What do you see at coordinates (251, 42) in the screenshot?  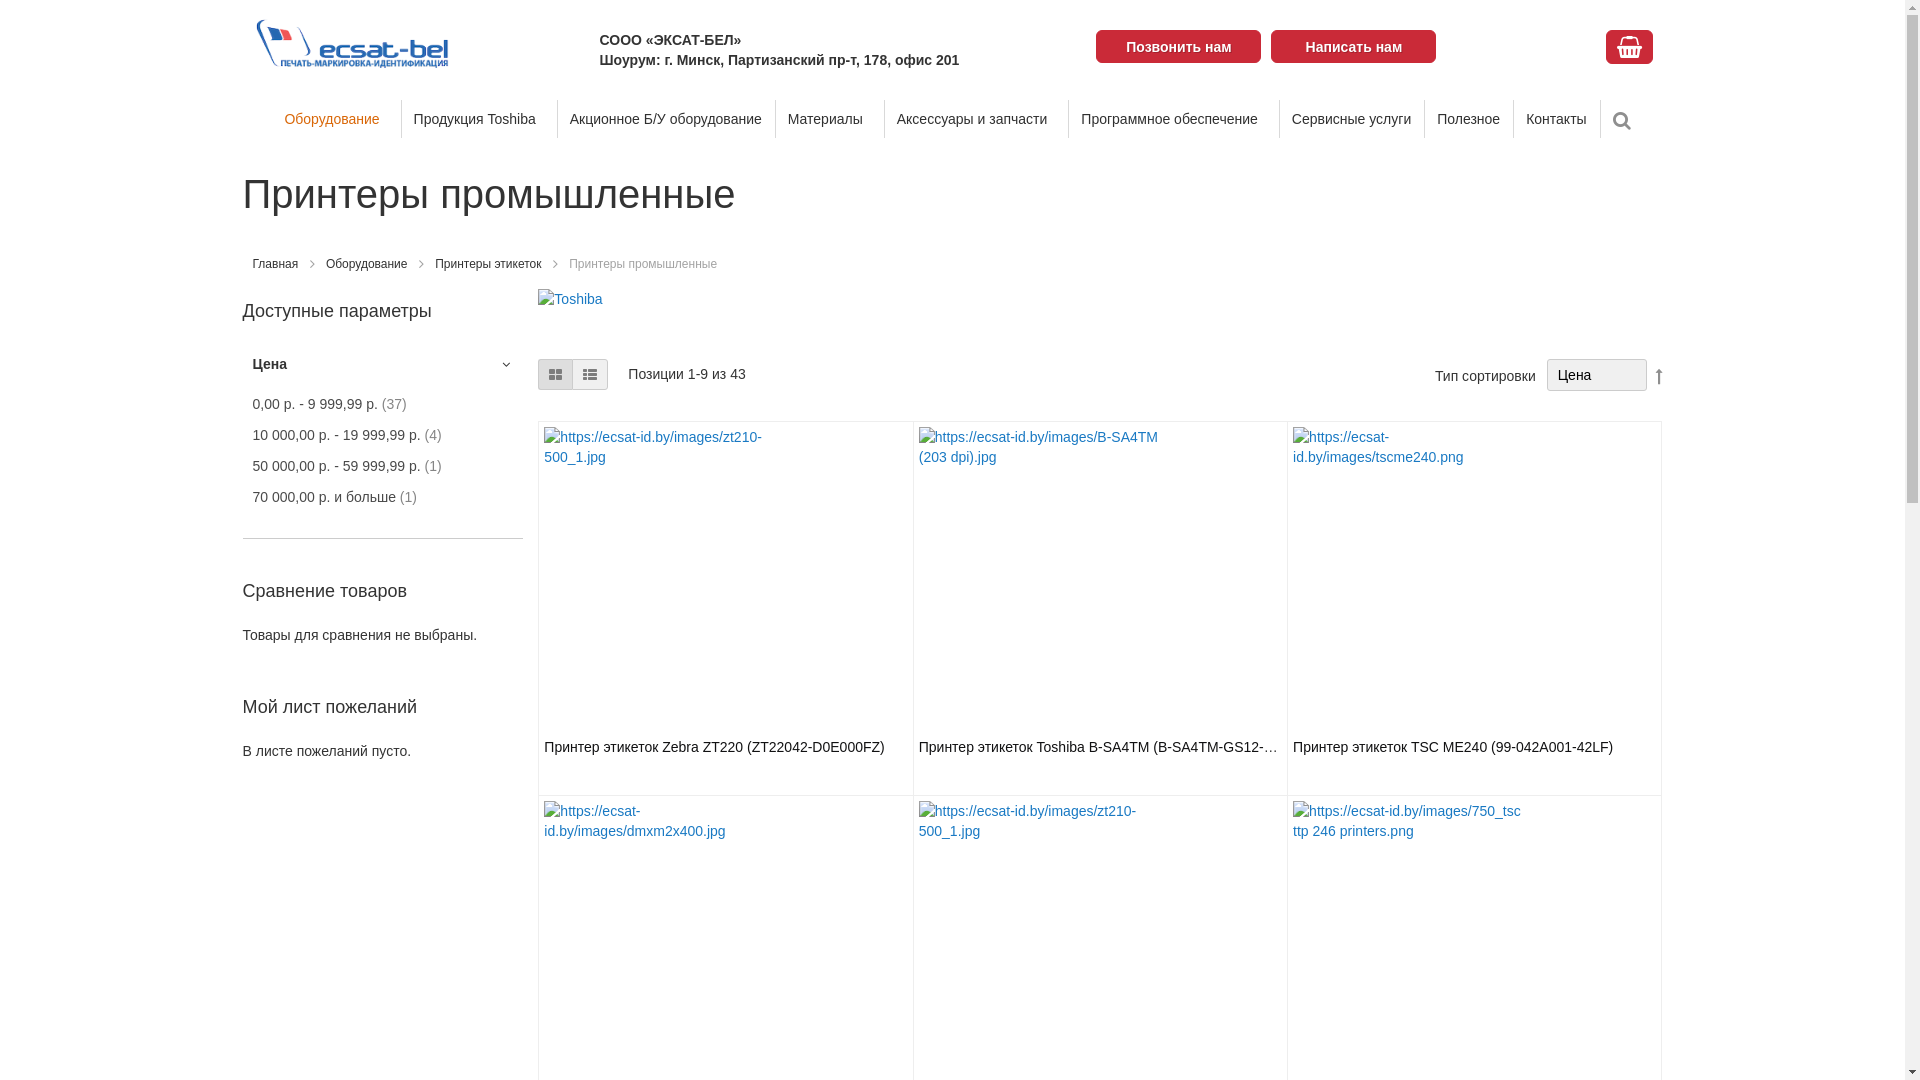 I see `'Ecsat-bel'` at bounding box center [251, 42].